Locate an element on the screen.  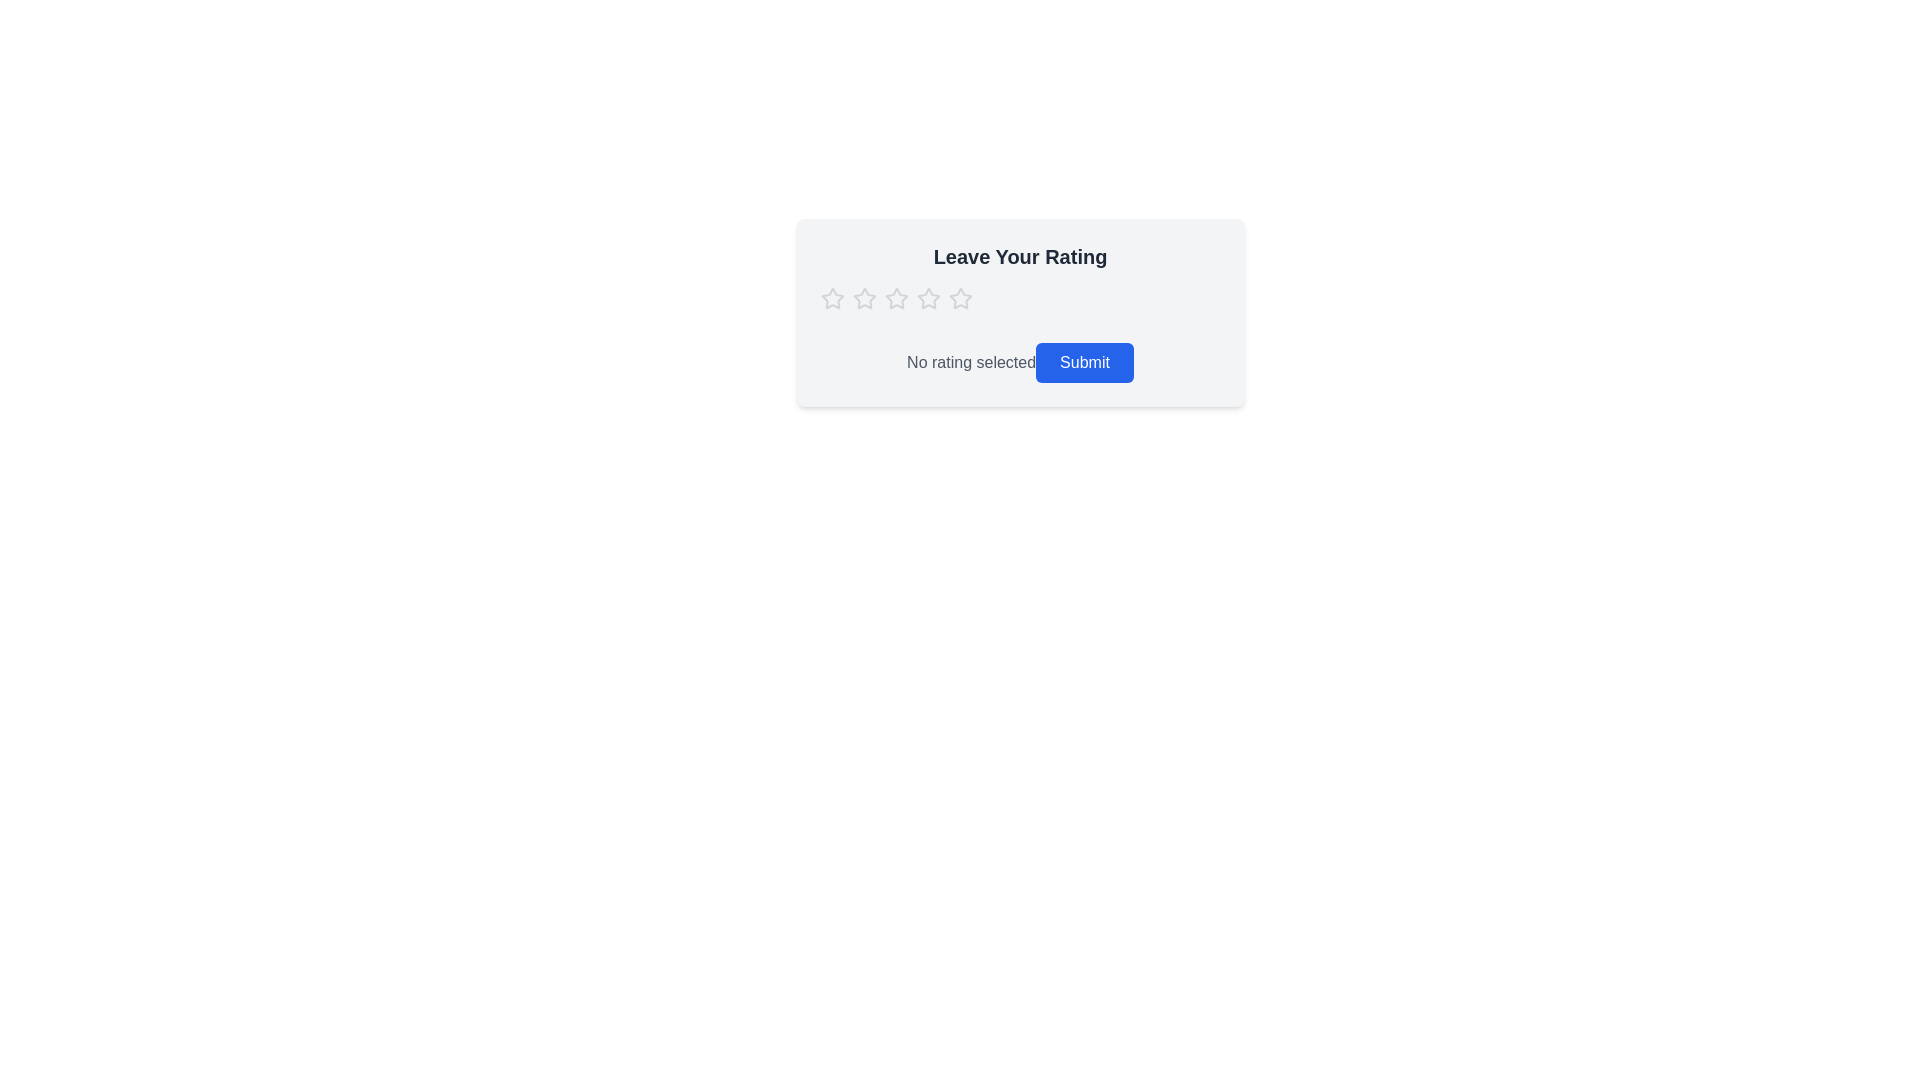
the first star-shaped rating icon is located at coordinates (864, 298).